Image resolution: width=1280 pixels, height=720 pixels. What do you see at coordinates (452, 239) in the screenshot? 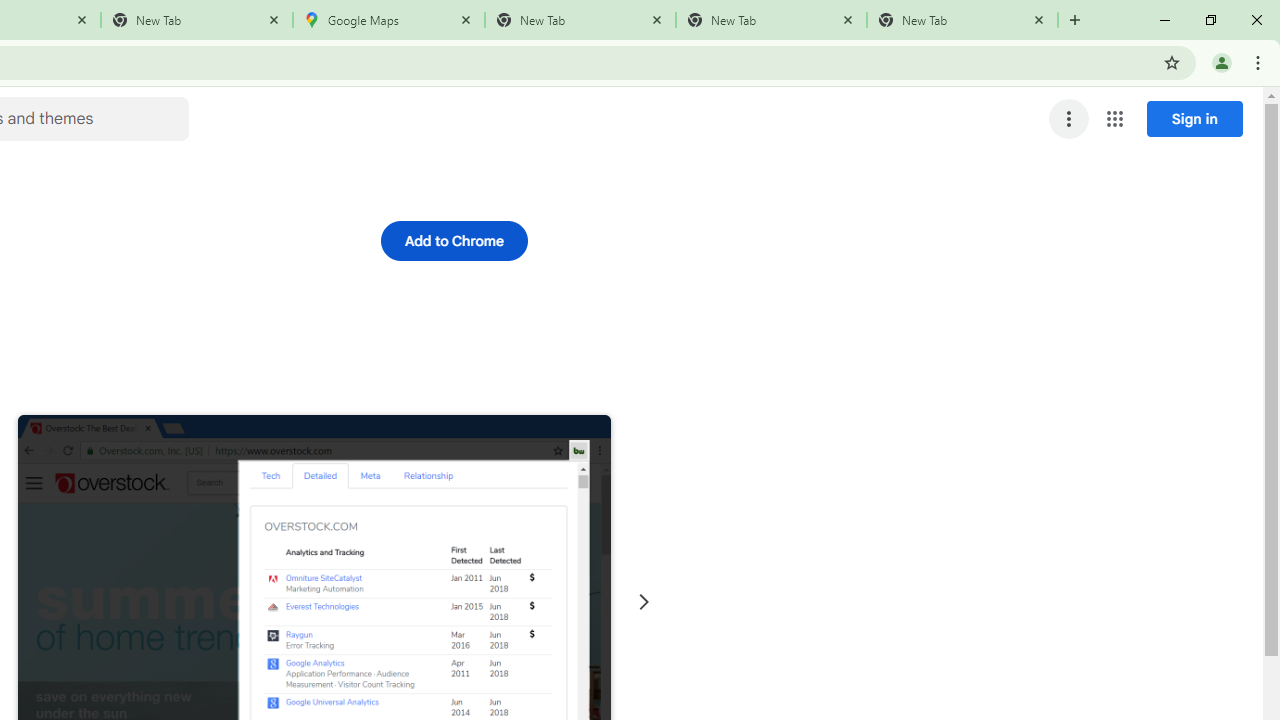
I see `'Add to Chrome'` at bounding box center [452, 239].